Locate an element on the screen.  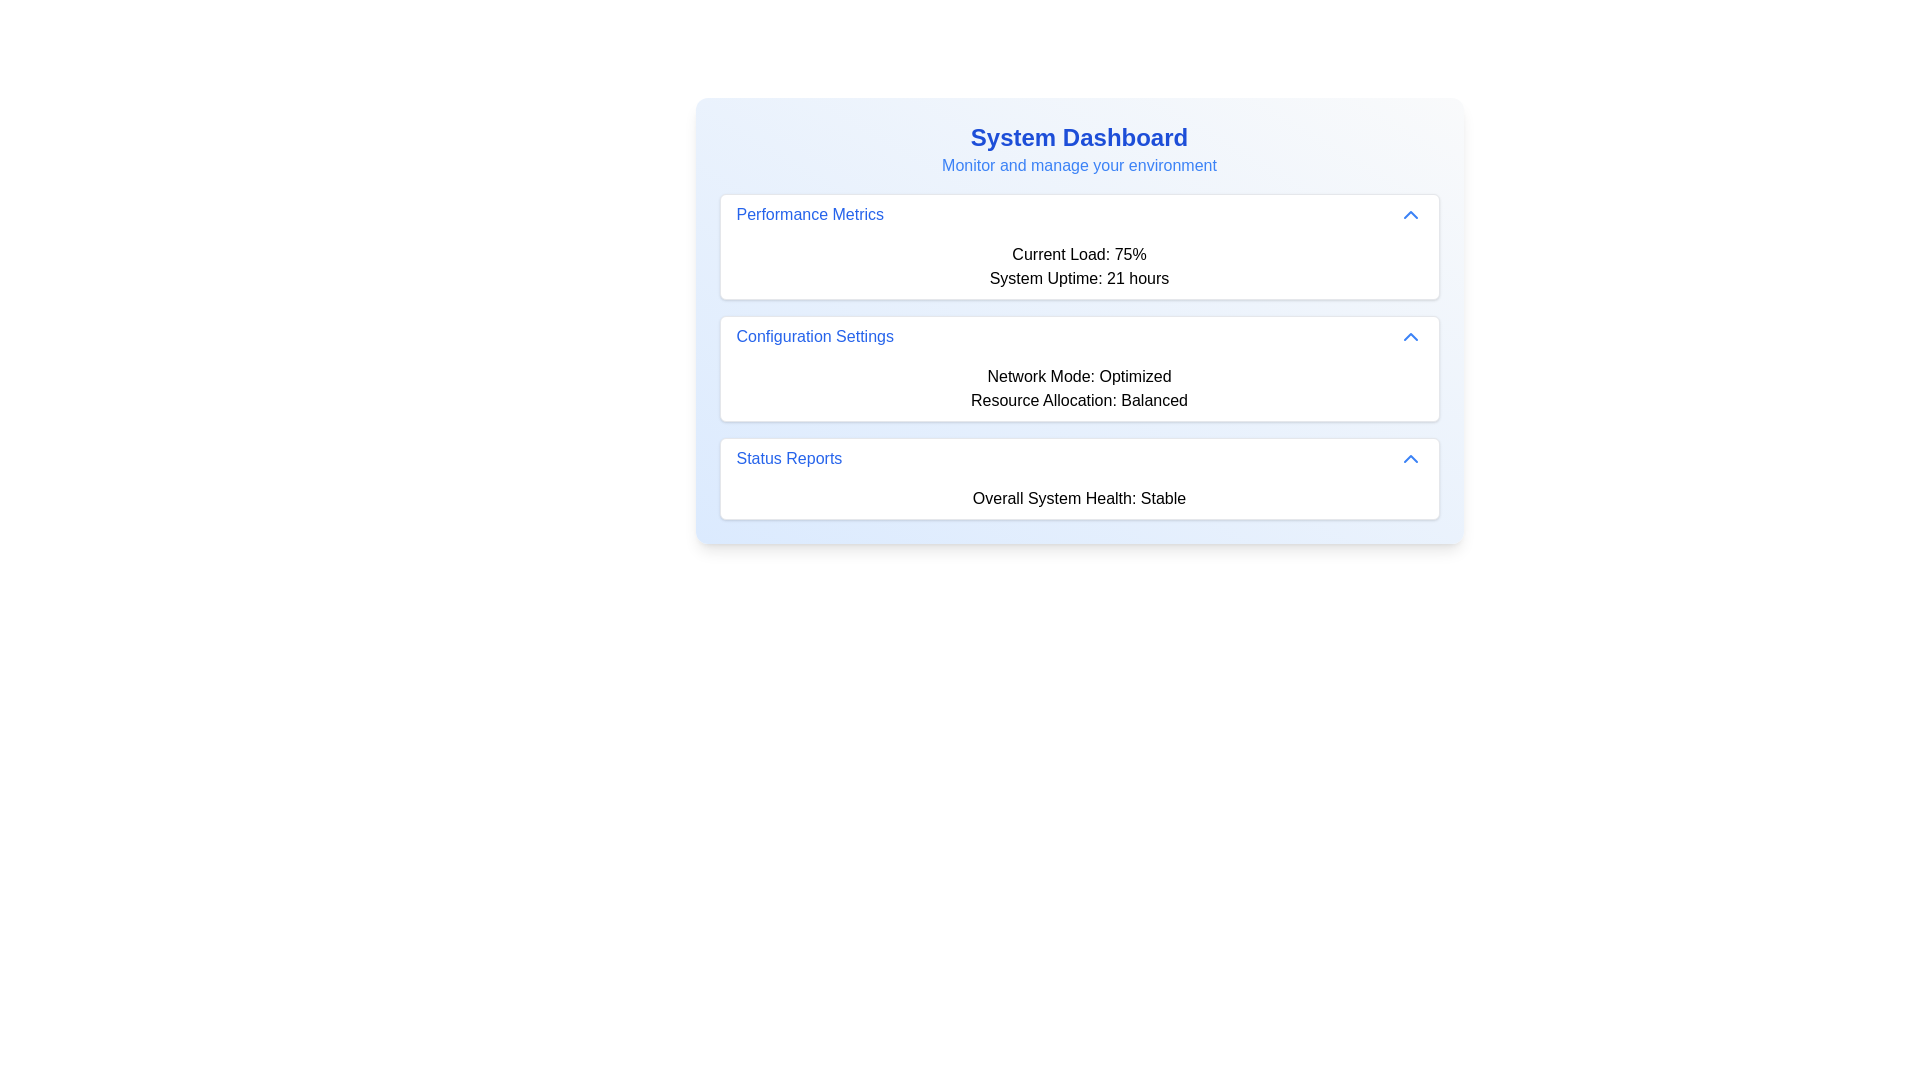
the Text Label that serves as a descriptive subtitle or tagline related to the 'System Dashboard' heading, positioned directly below it is located at coordinates (1078, 164).